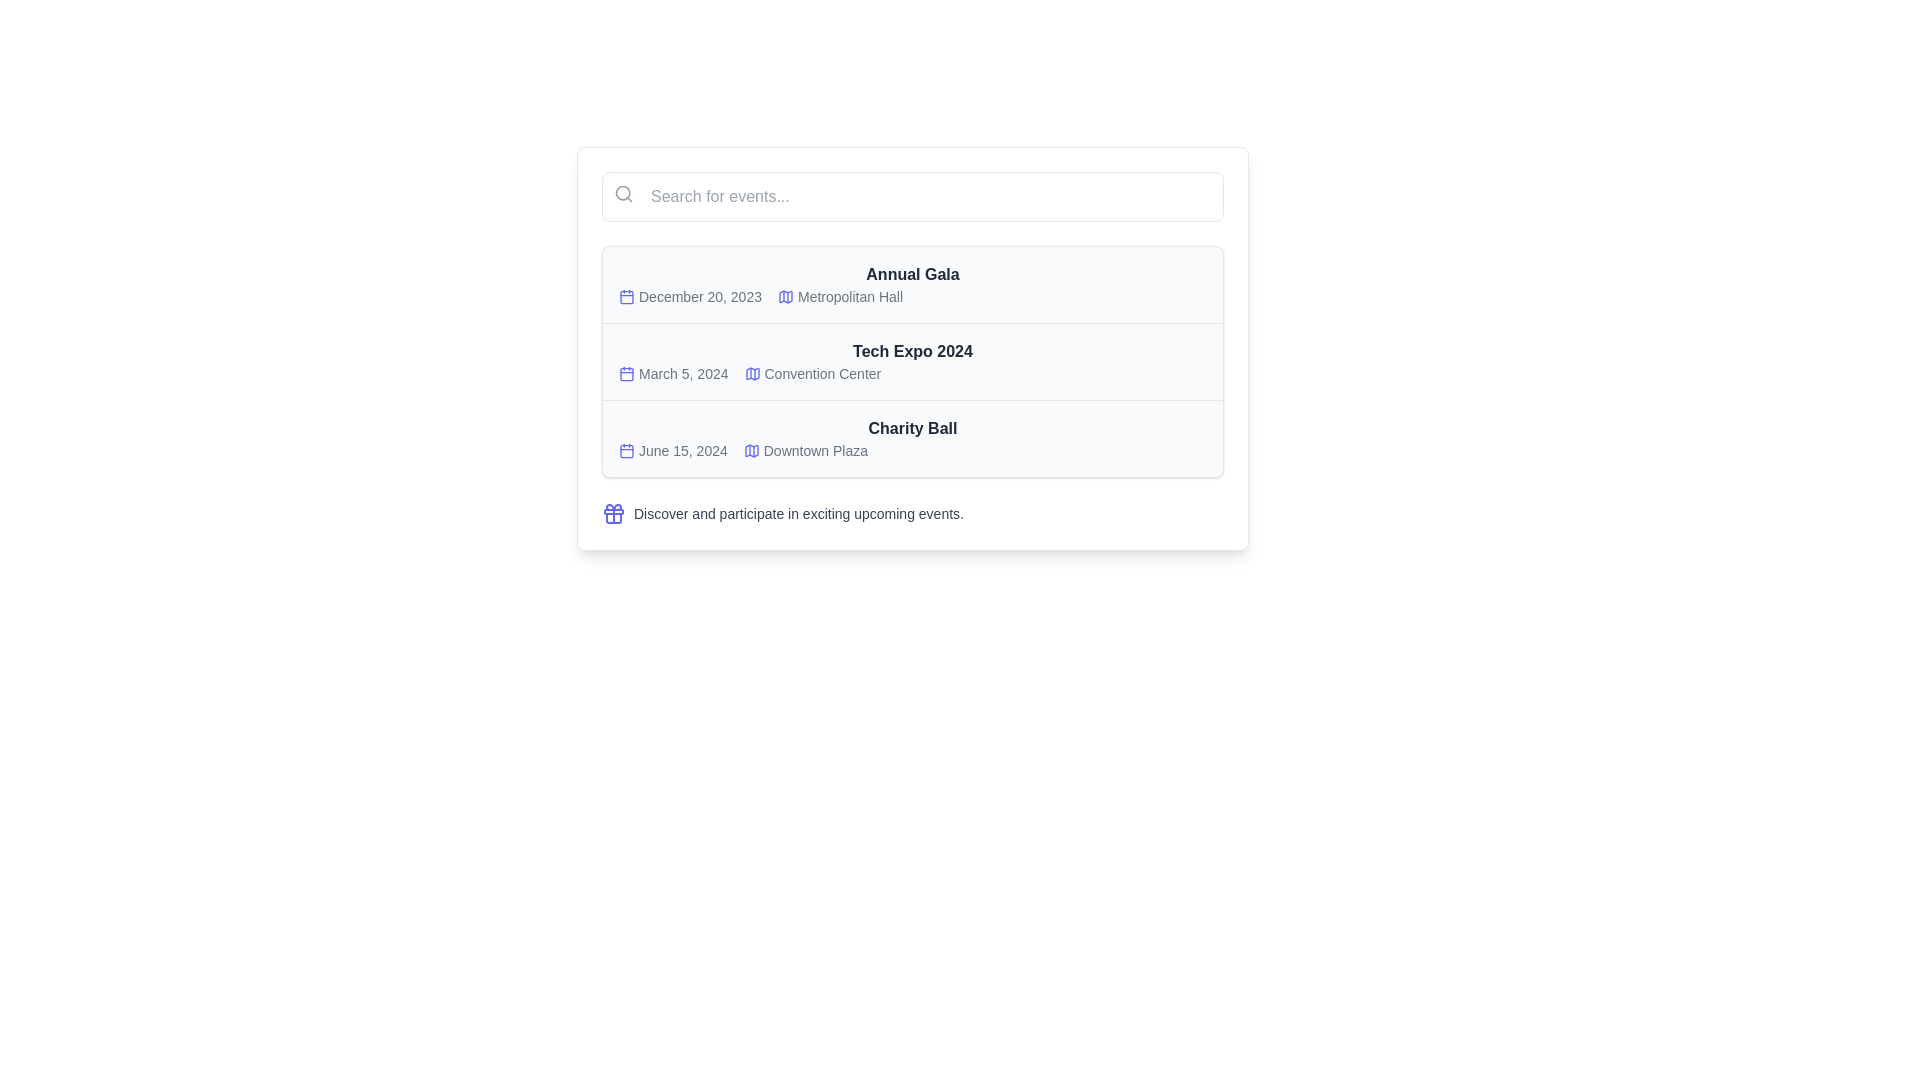 The width and height of the screenshot is (1920, 1080). Describe the element at coordinates (673, 374) in the screenshot. I see `date information displayed as 'March 5, 2024' next to the purple calendar icon, located in the second row of the list of events, left of 'Tech Expo 2024'` at that location.